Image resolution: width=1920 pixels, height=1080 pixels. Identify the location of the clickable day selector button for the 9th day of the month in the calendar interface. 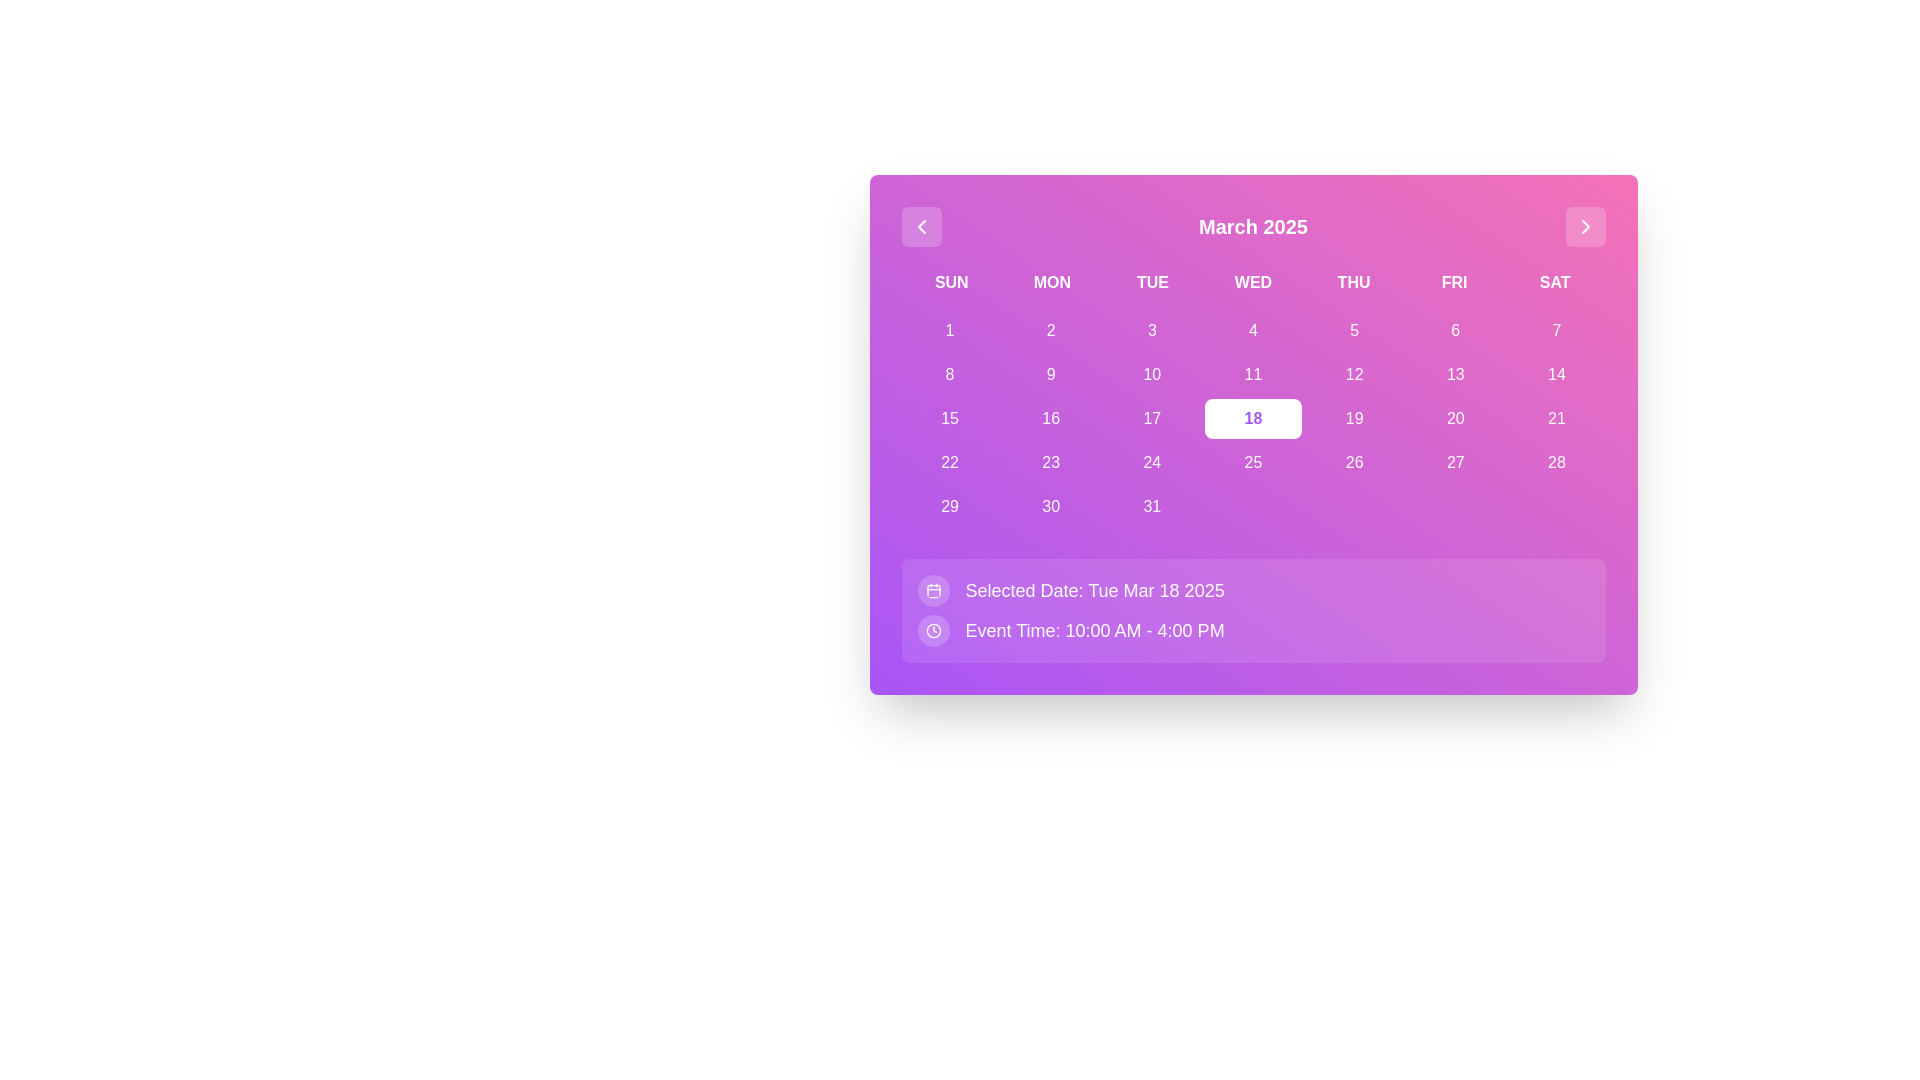
(1050, 374).